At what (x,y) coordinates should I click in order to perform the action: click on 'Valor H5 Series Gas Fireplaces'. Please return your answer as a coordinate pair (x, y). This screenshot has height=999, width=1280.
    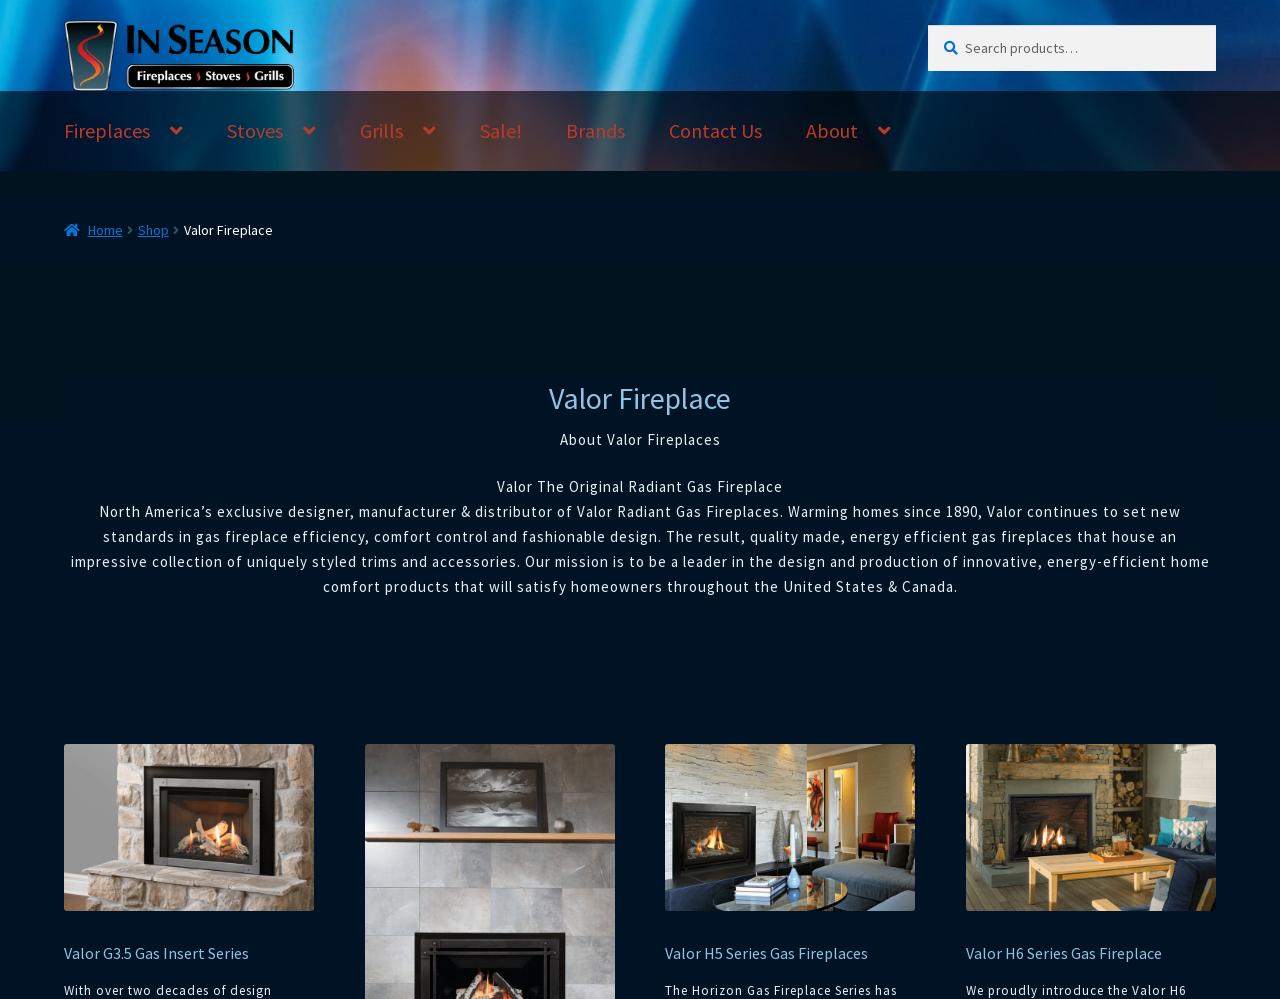
    Looking at the image, I should click on (765, 952).